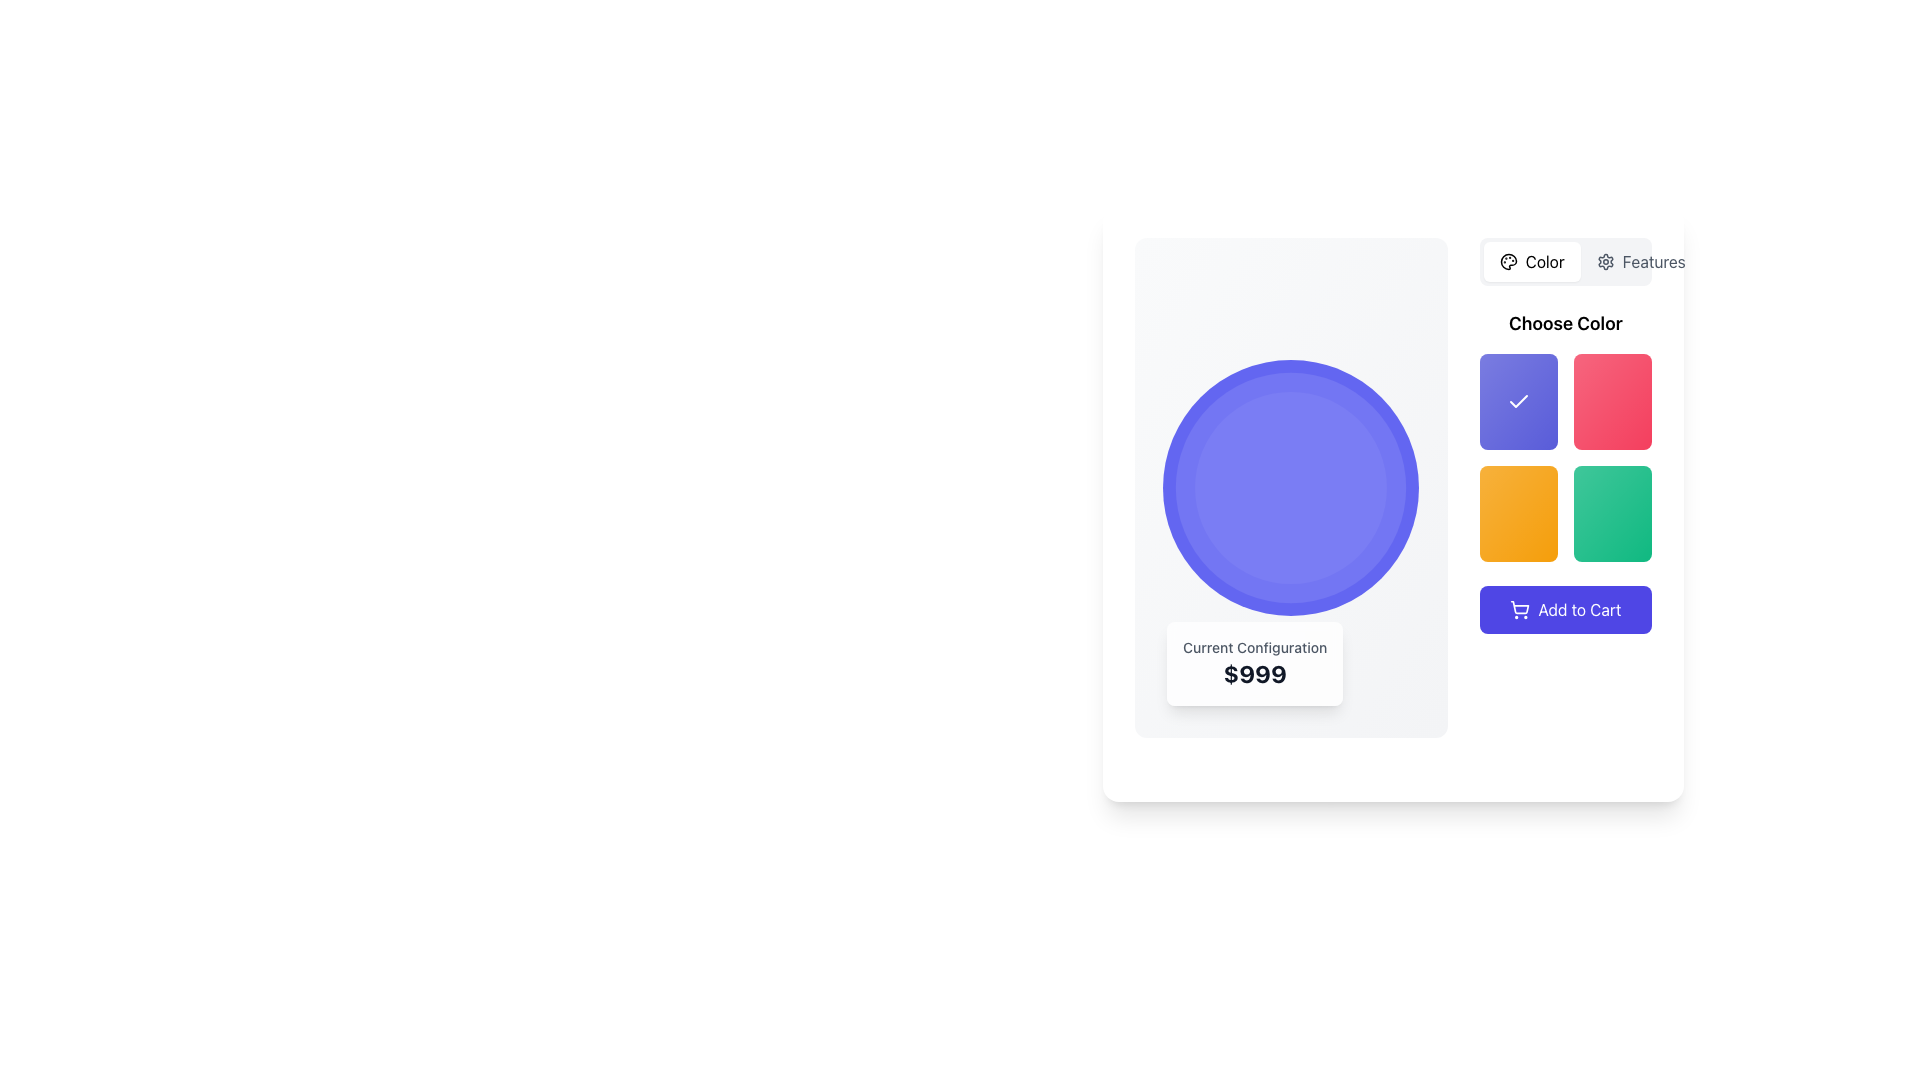 The image size is (1920, 1080). Describe the element at coordinates (1564, 434) in the screenshot. I see `the interactive color selection grid` at that location.